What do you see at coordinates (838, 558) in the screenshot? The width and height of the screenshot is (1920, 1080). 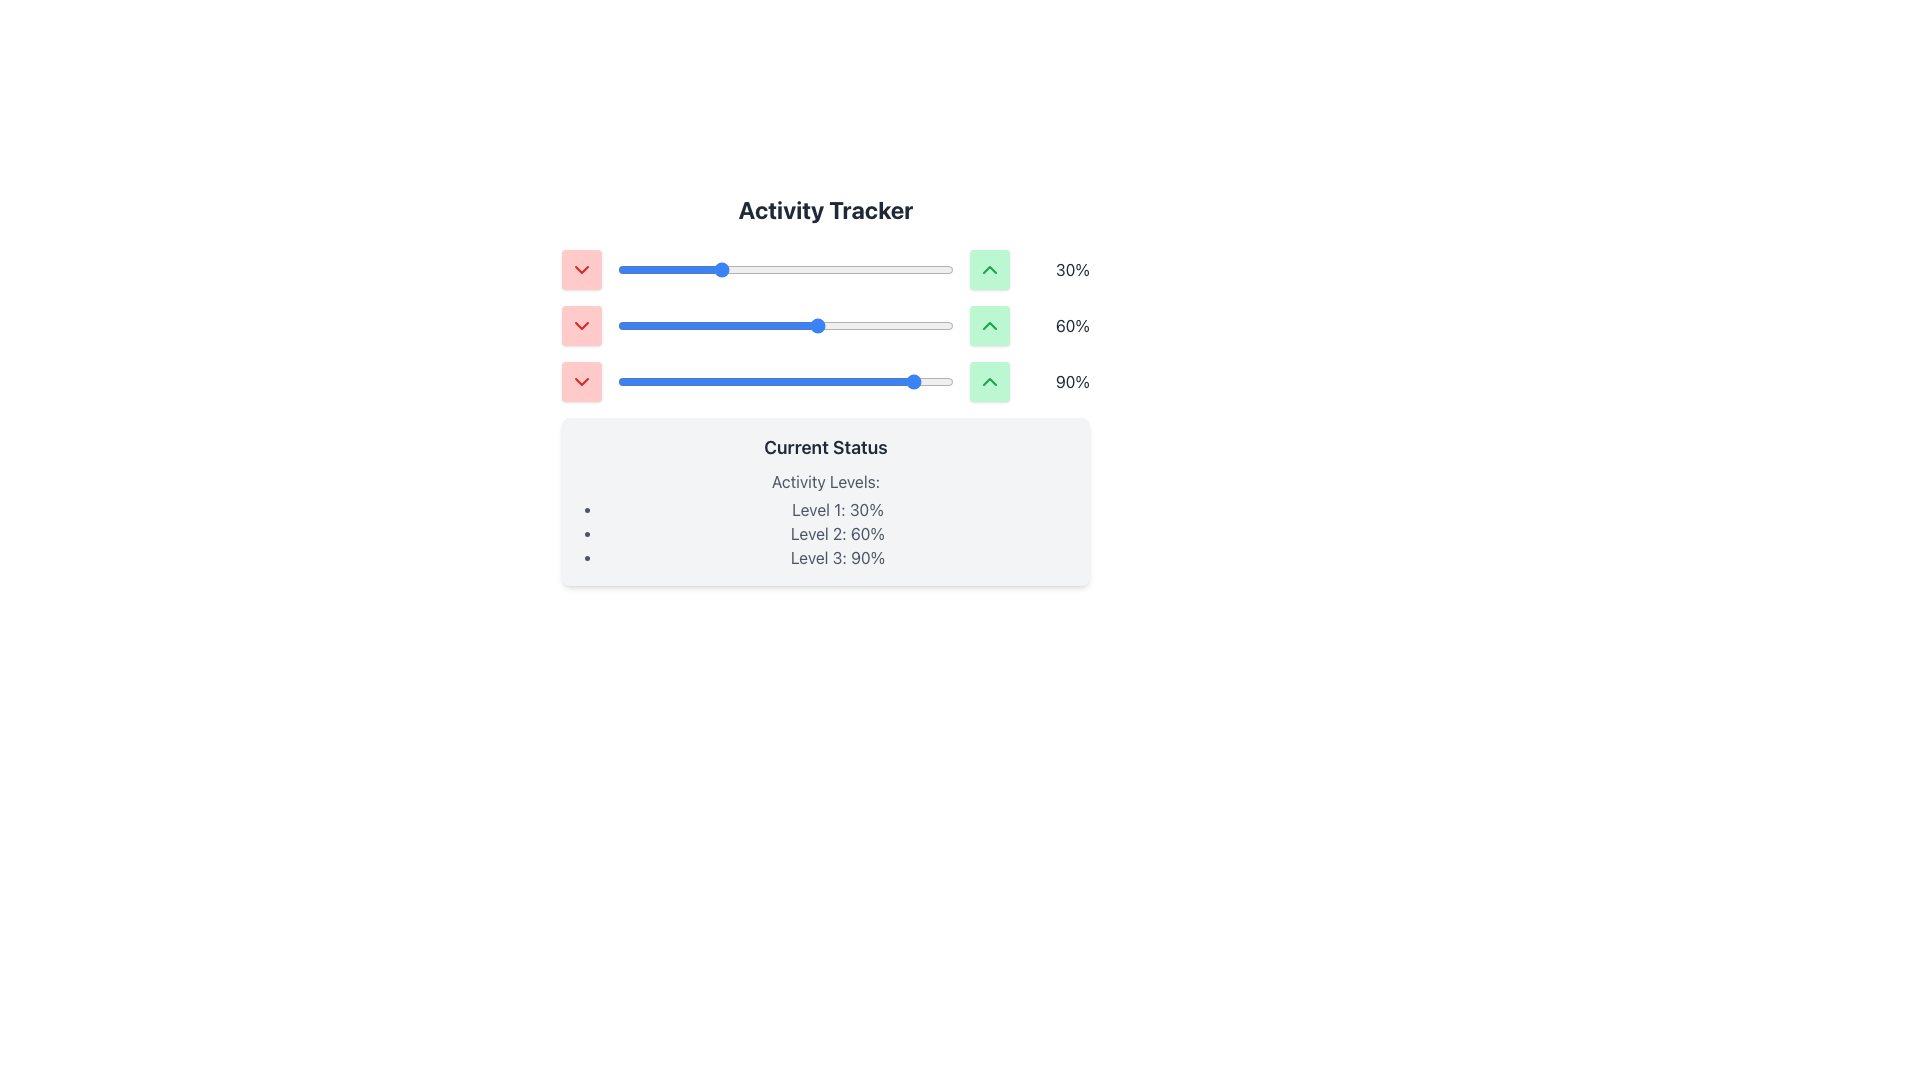 I see `the static text label displaying 'Level 3: 90%' in the 'Current Status' section of the 'Activity Tracker'` at bounding box center [838, 558].